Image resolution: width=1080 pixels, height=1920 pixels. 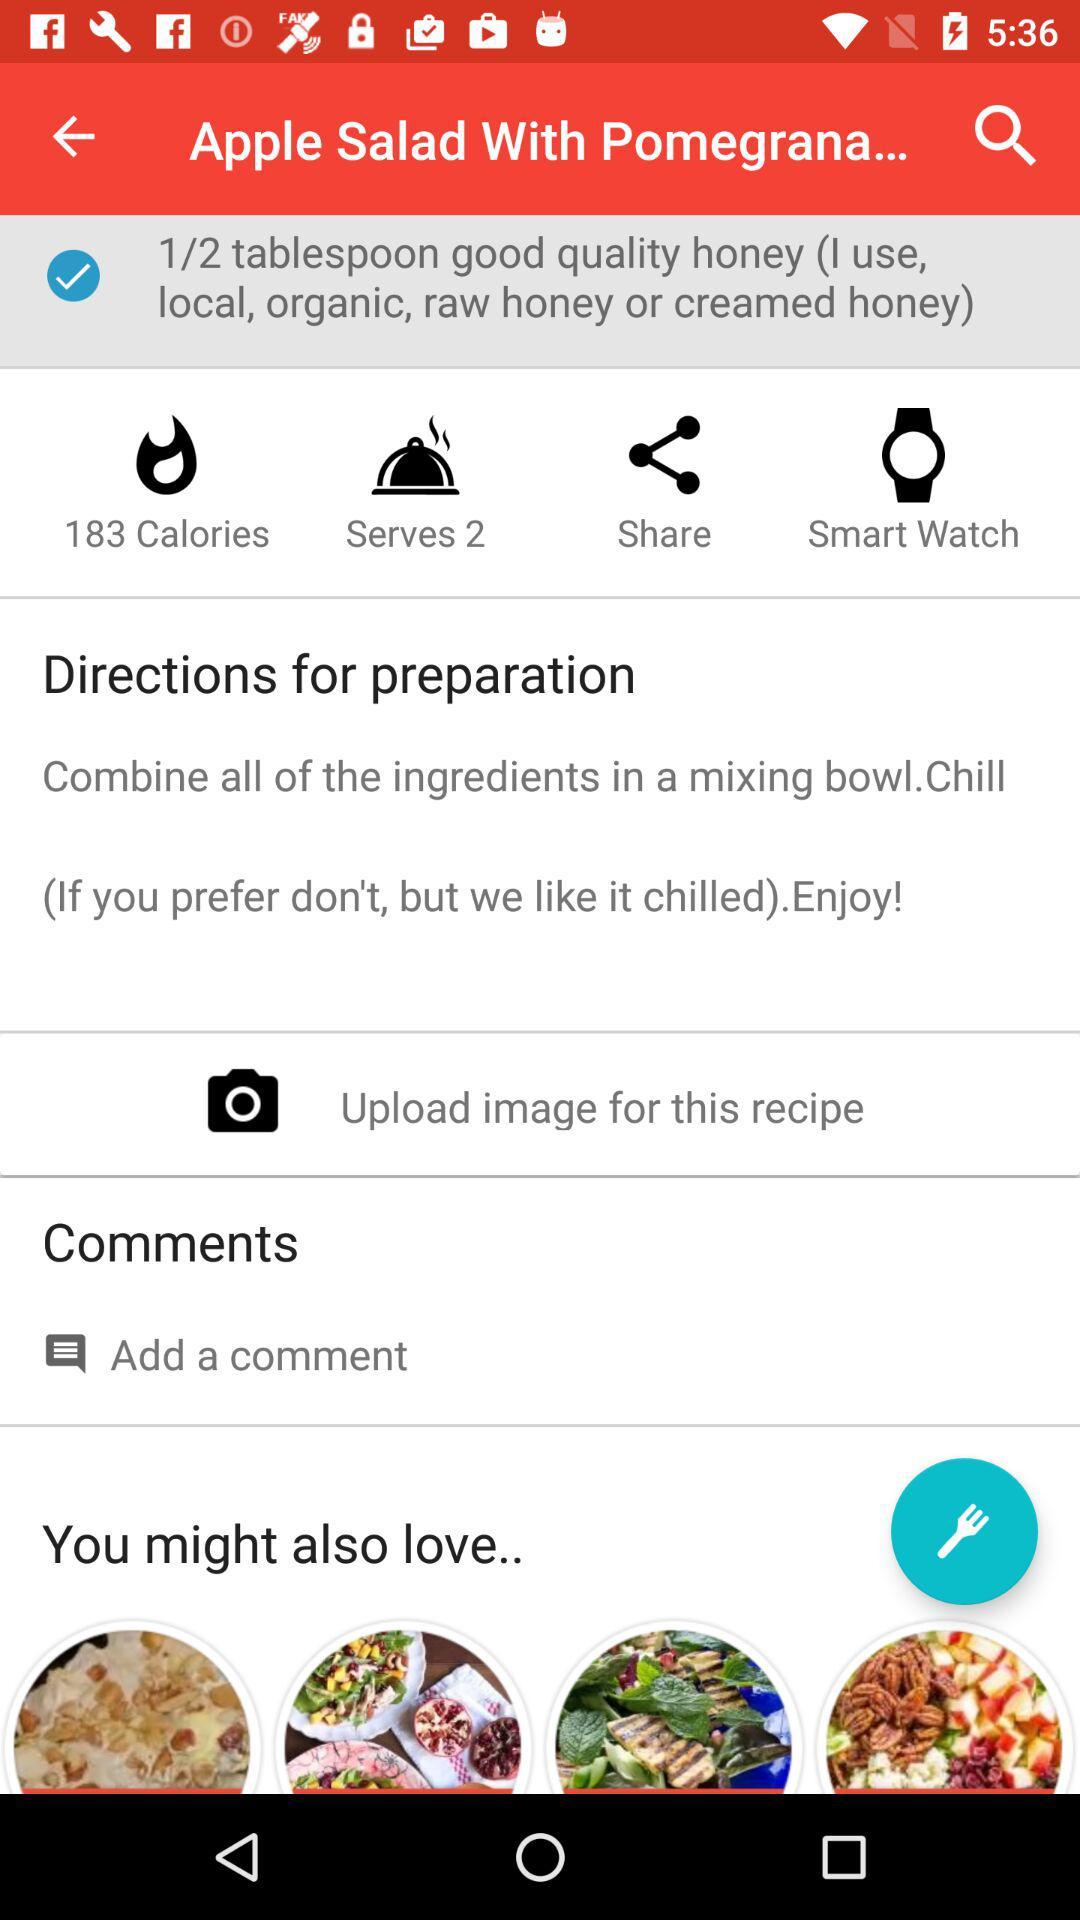 What do you see at coordinates (963, 1530) in the screenshot?
I see `the edit icon` at bounding box center [963, 1530].